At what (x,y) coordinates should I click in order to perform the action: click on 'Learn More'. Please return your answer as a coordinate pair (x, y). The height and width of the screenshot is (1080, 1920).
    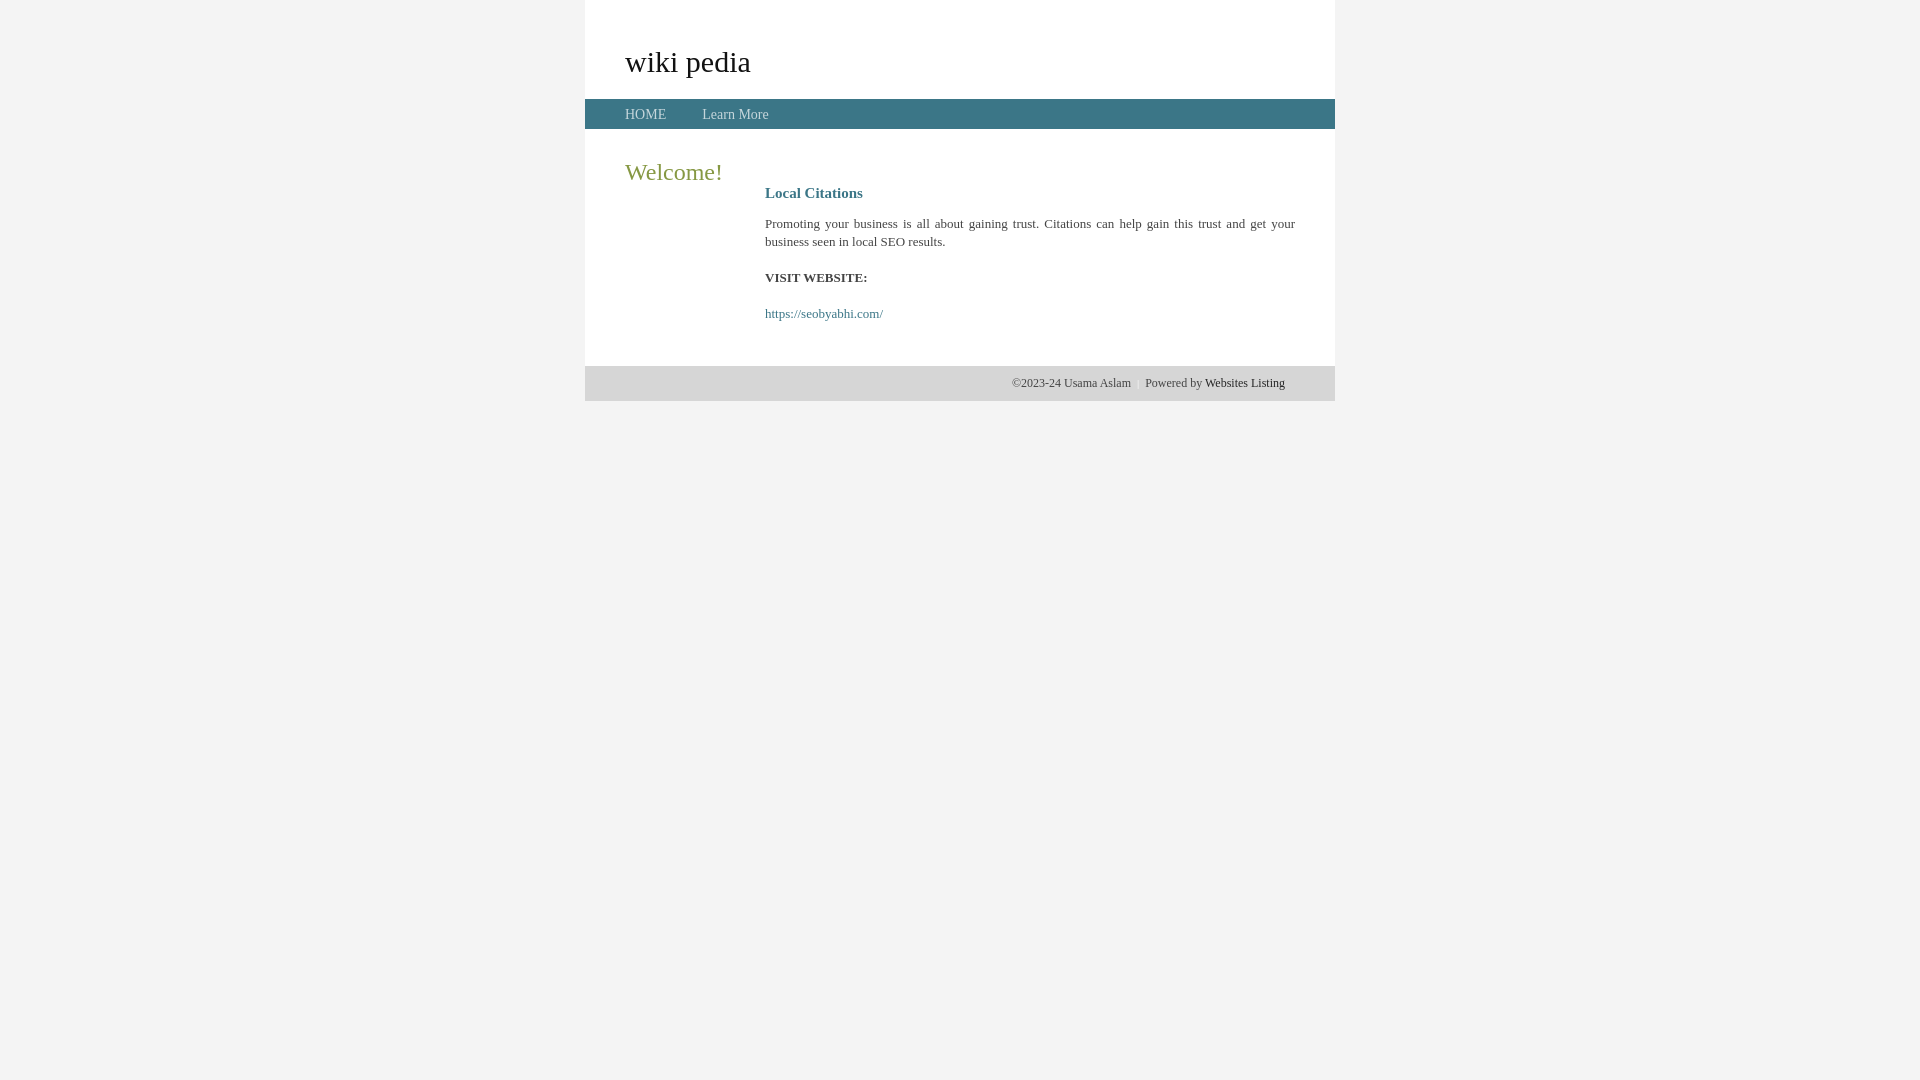
    Looking at the image, I should click on (701, 114).